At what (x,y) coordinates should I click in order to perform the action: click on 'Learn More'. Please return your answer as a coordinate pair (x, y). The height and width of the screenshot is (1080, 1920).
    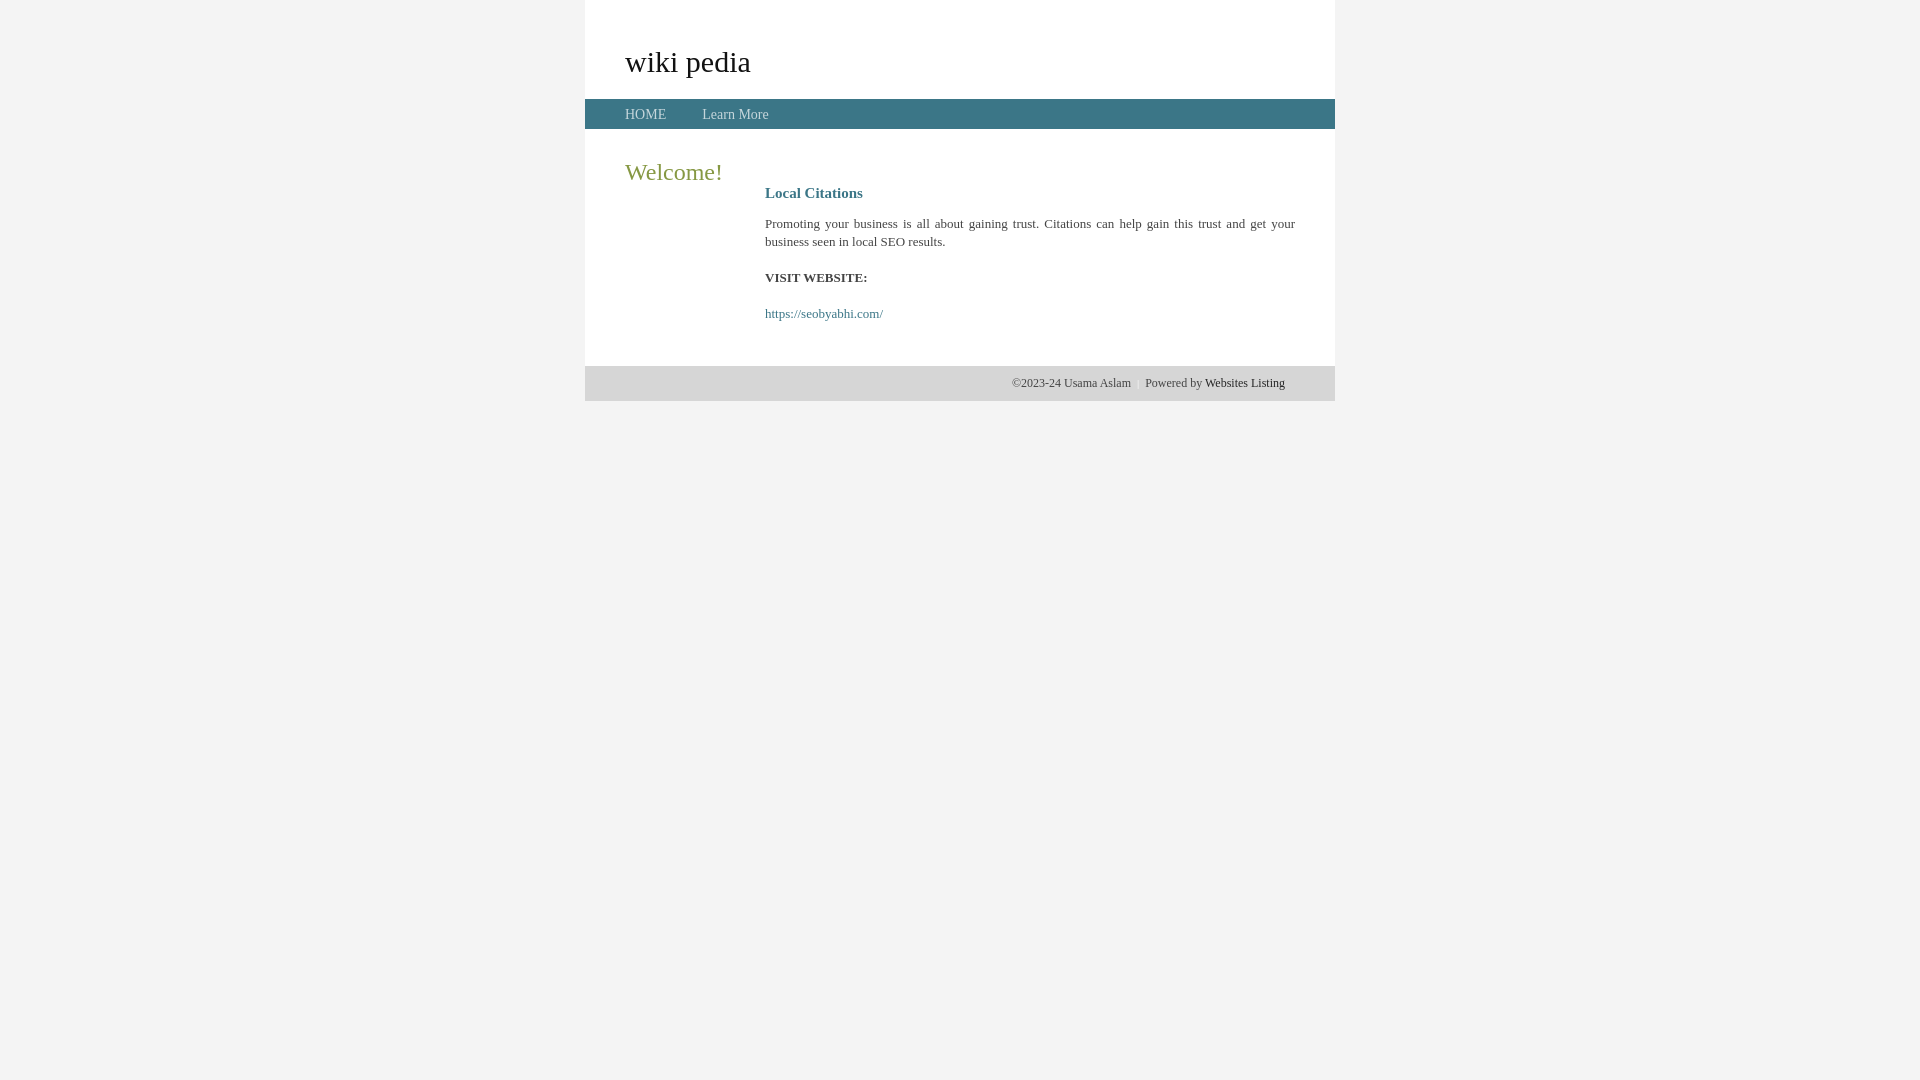
    Looking at the image, I should click on (701, 114).